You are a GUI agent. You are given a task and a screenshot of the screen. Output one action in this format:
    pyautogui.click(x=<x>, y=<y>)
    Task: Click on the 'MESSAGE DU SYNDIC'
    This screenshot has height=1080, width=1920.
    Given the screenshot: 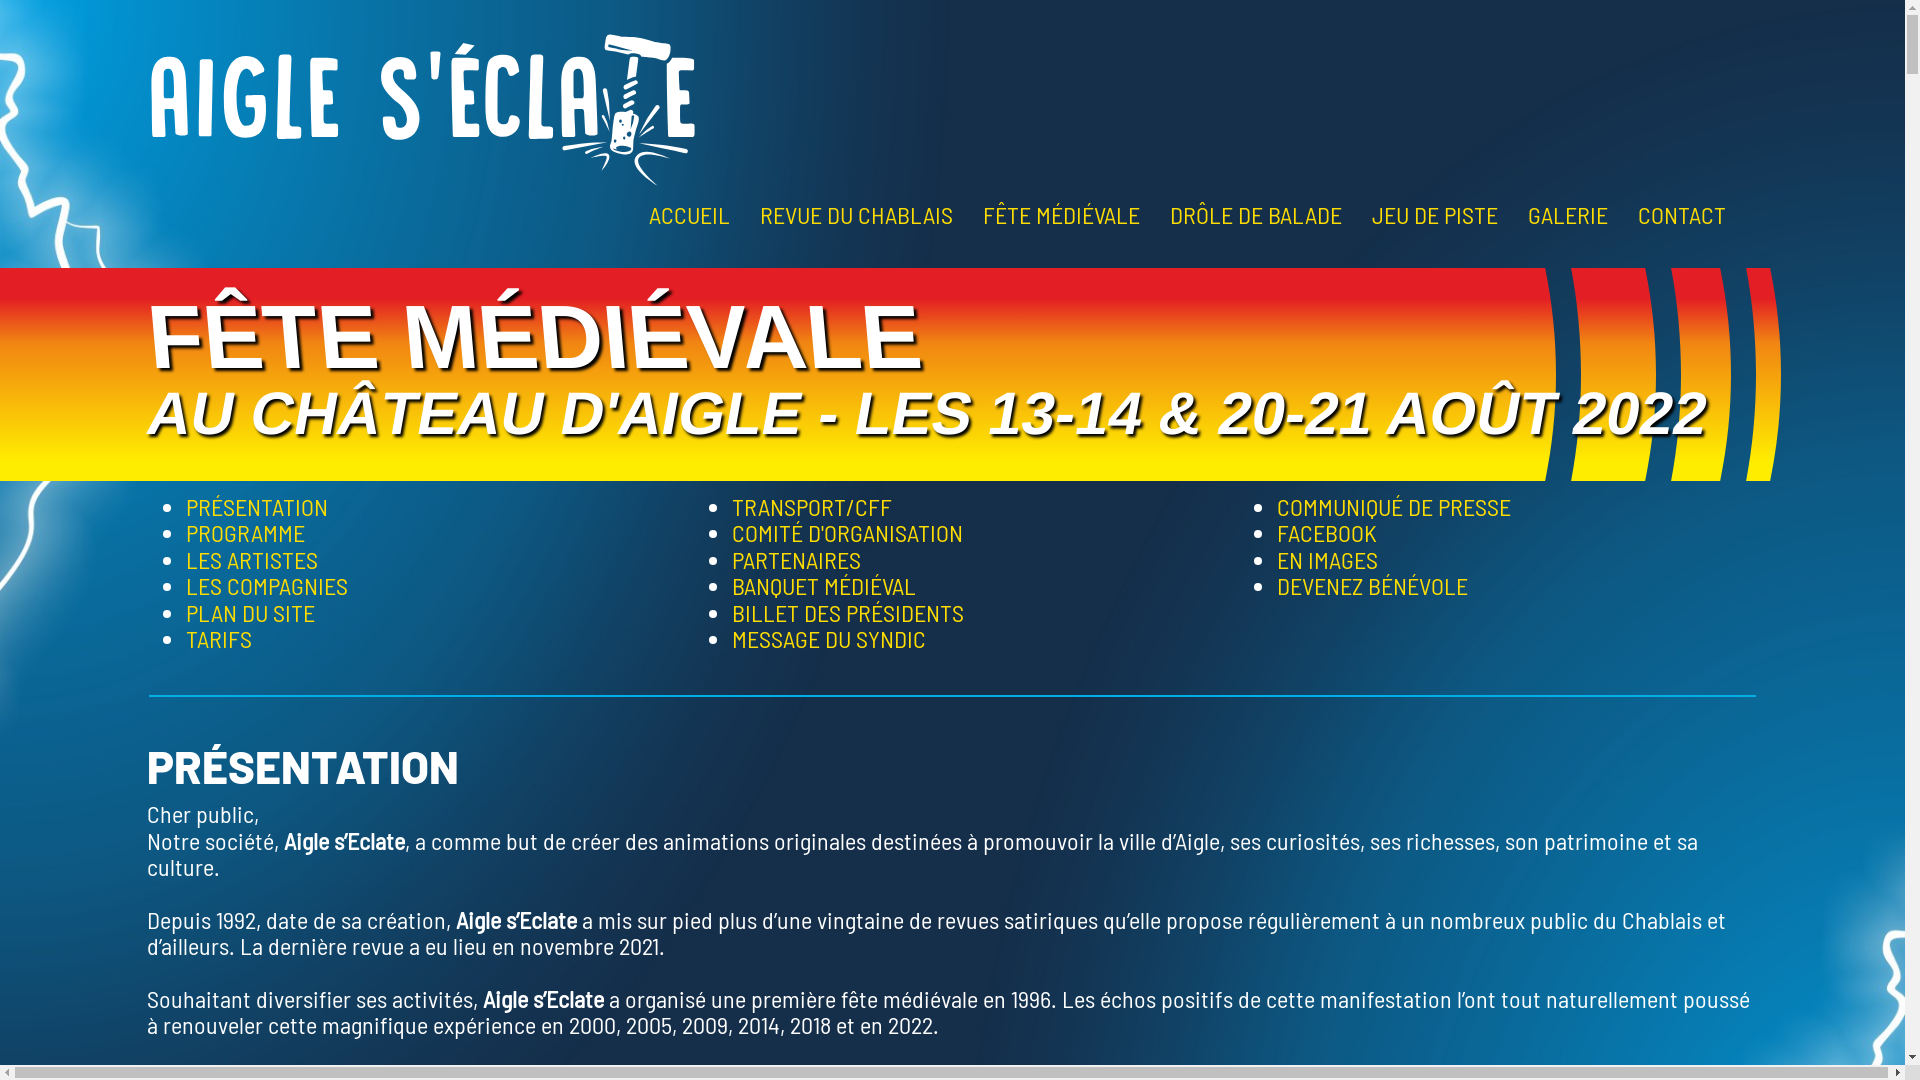 What is the action you would take?
    pyautogui.click(x=829, y=638)
    